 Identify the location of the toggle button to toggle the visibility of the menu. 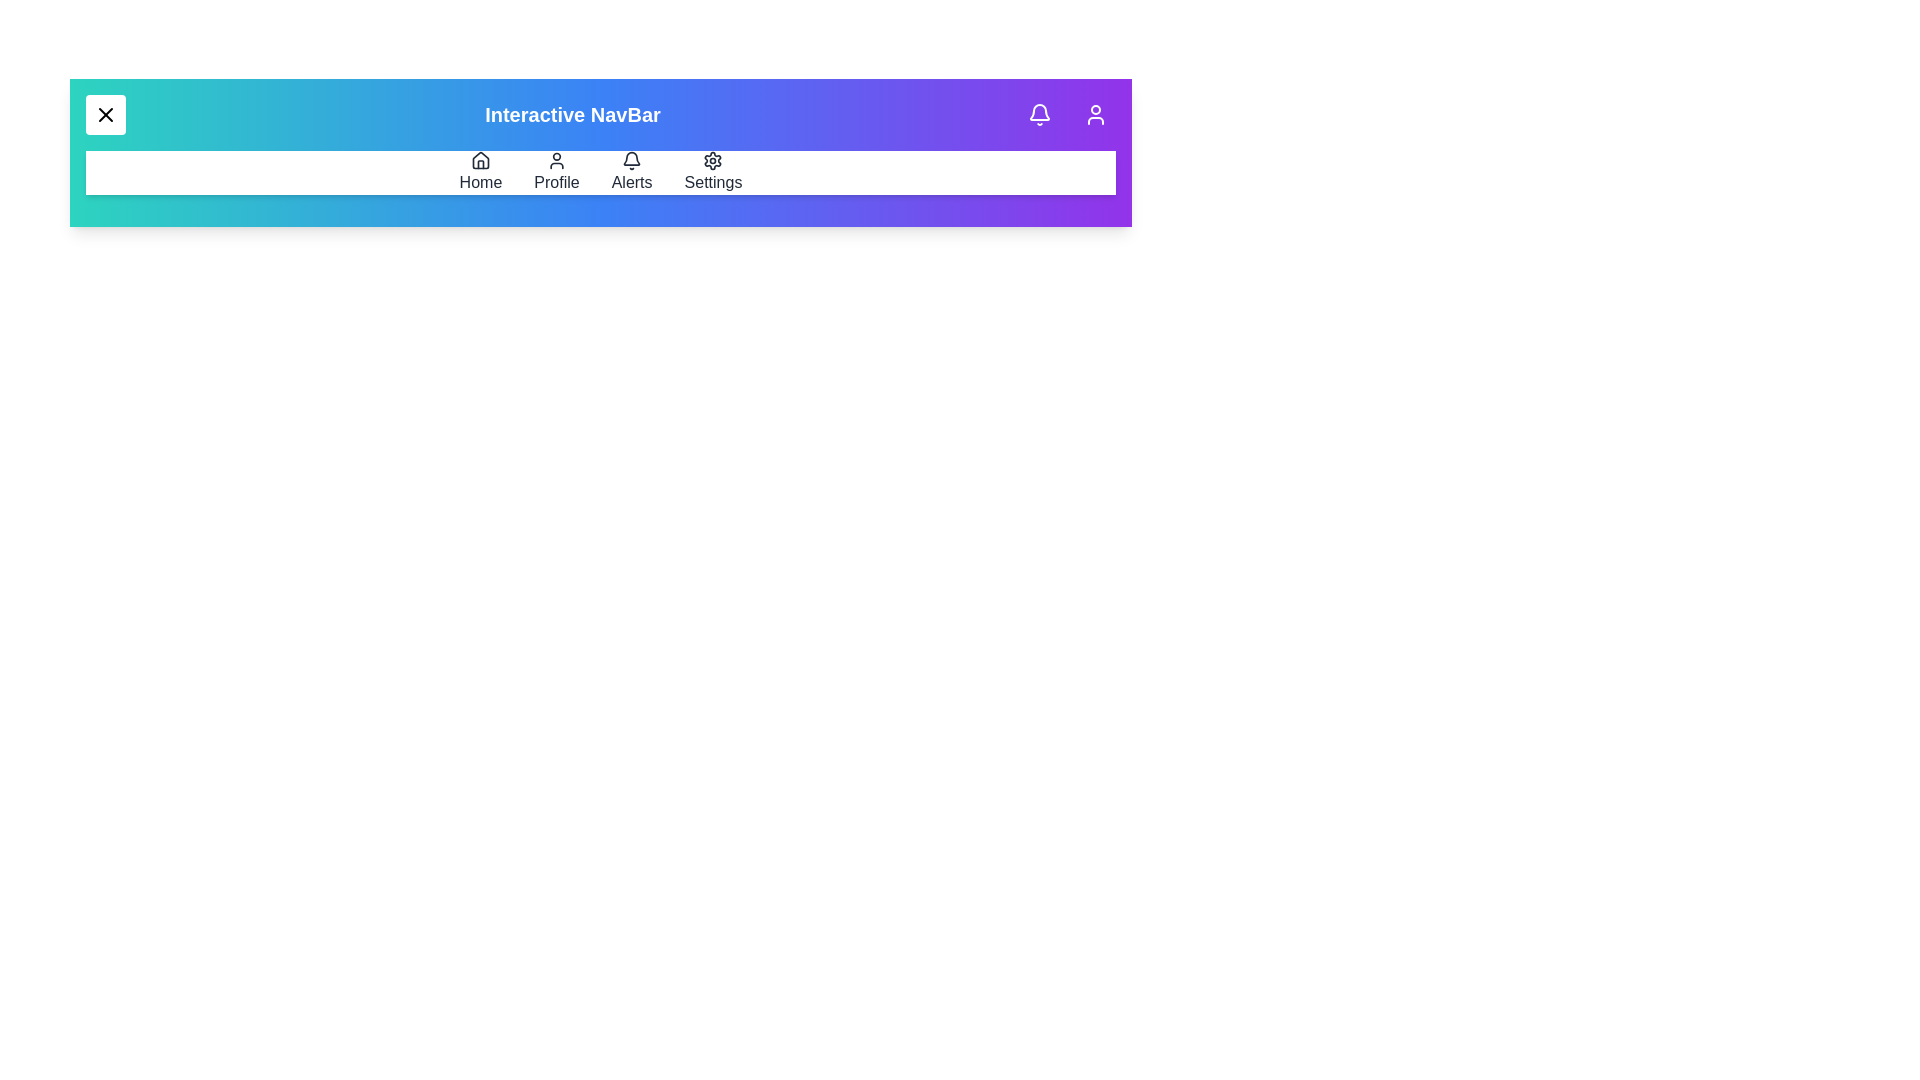
(104, 115).